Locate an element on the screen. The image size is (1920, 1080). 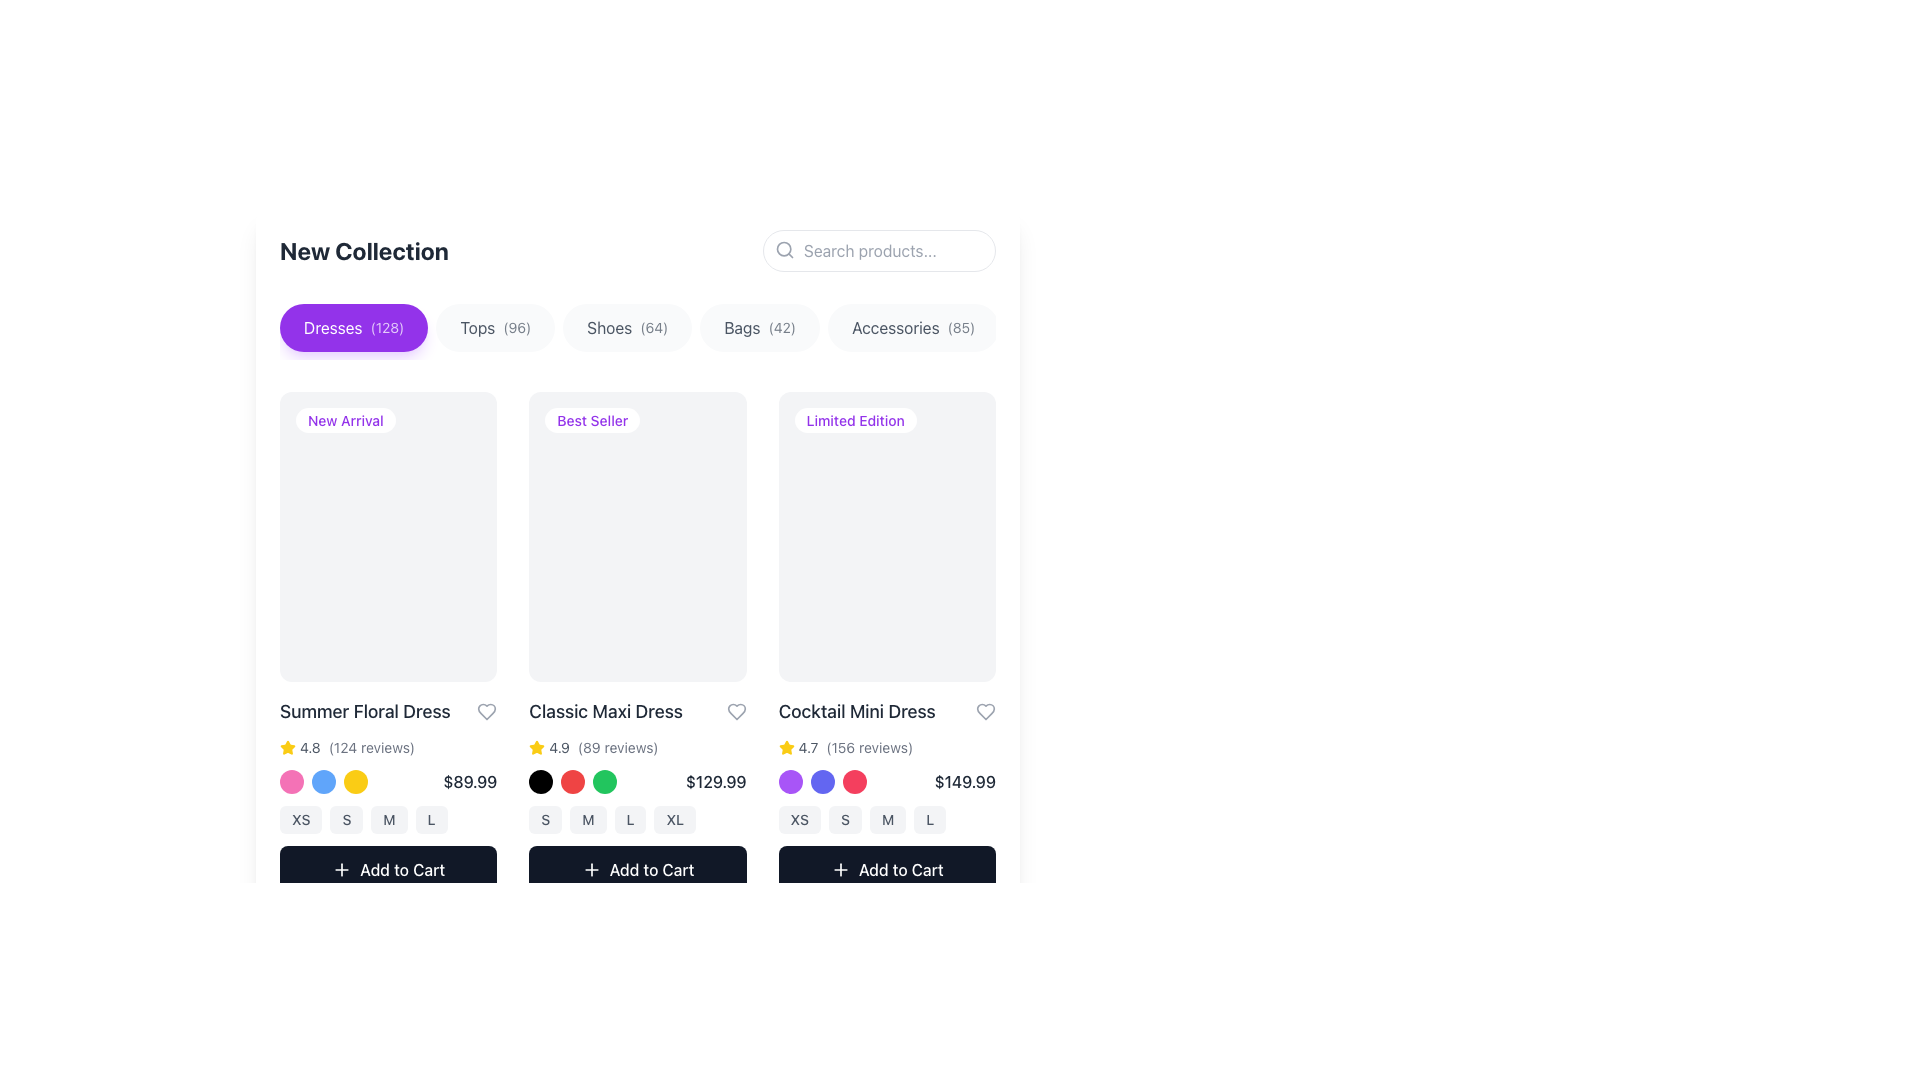
the static text label displaying the number of reviews for the 'Cocktail Mini Dress' product, located in the rating section to the right of the yellow star and numerical rating is located at coordinates (869, 747).